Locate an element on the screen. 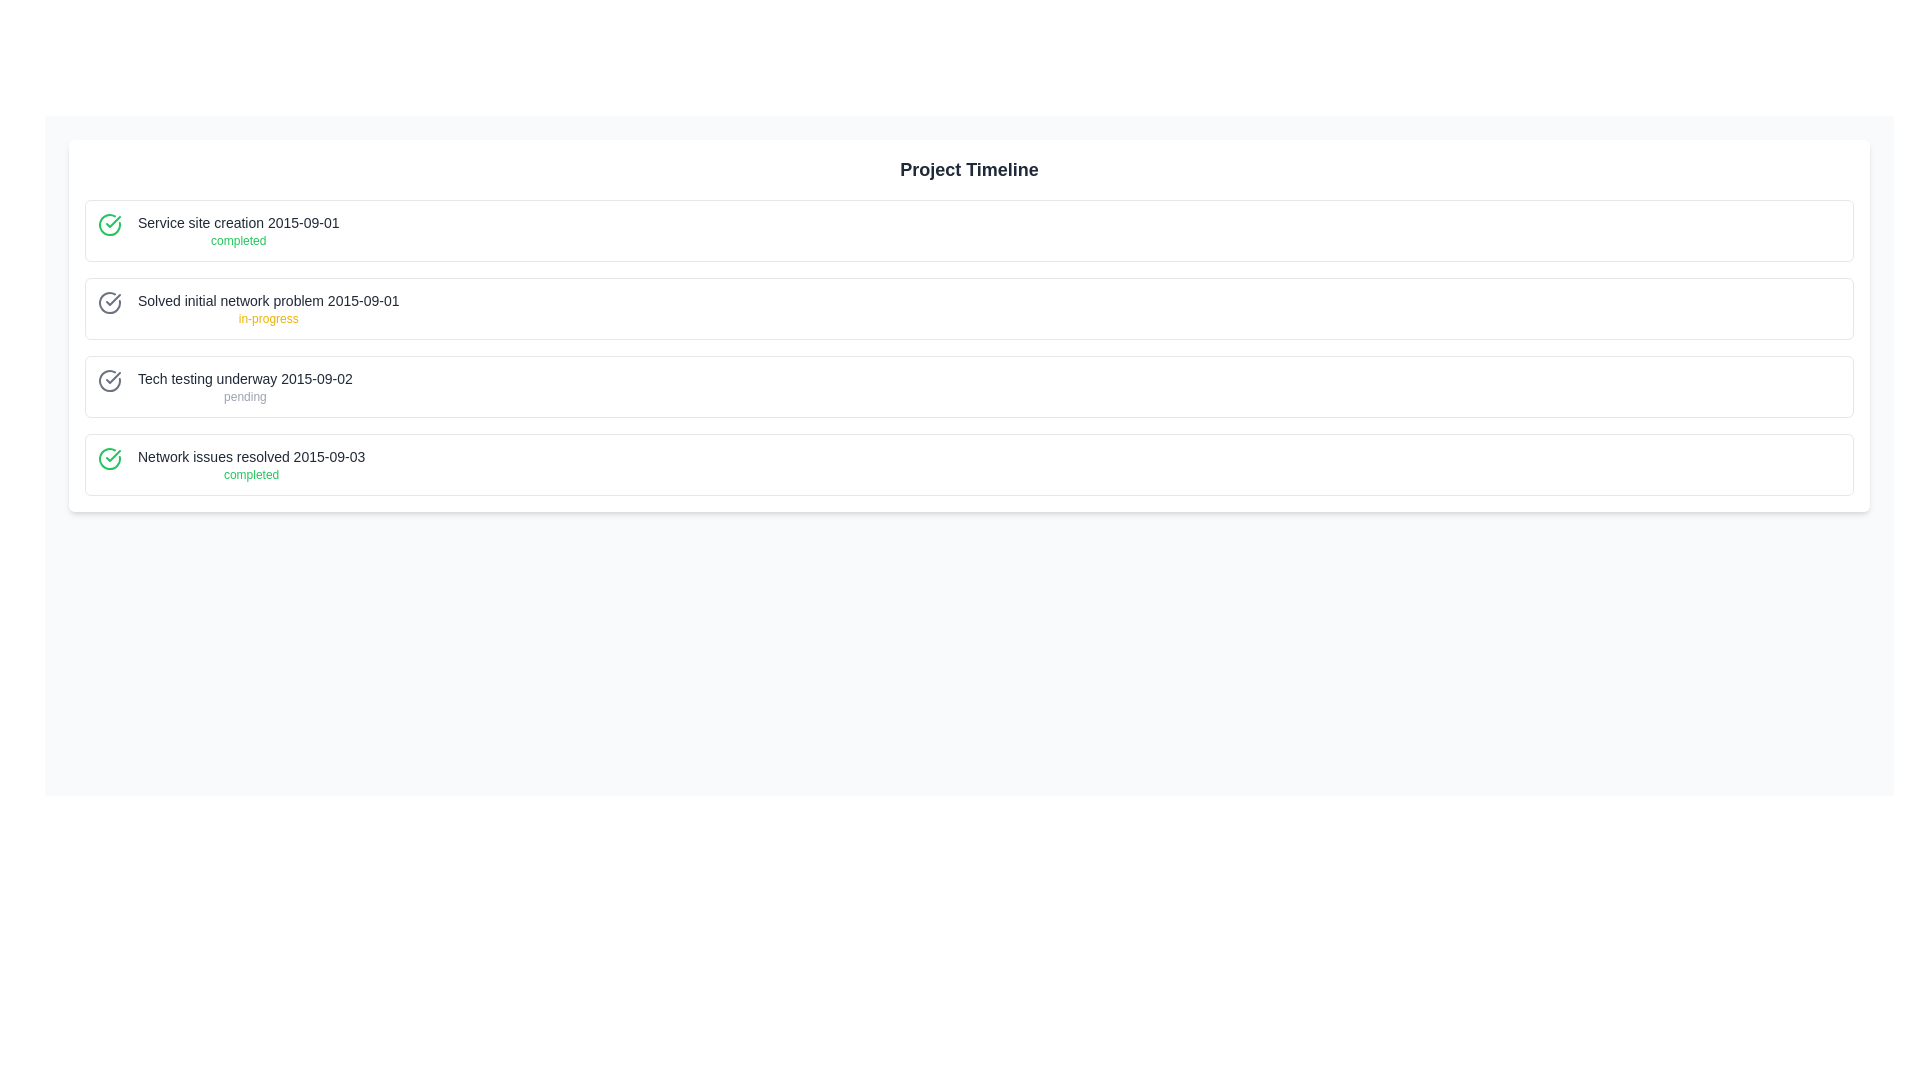  the completed task list item located as the fourth item in the vertical timeline entries, positioned at the bottom of the list is located at coordinates (969, 465).